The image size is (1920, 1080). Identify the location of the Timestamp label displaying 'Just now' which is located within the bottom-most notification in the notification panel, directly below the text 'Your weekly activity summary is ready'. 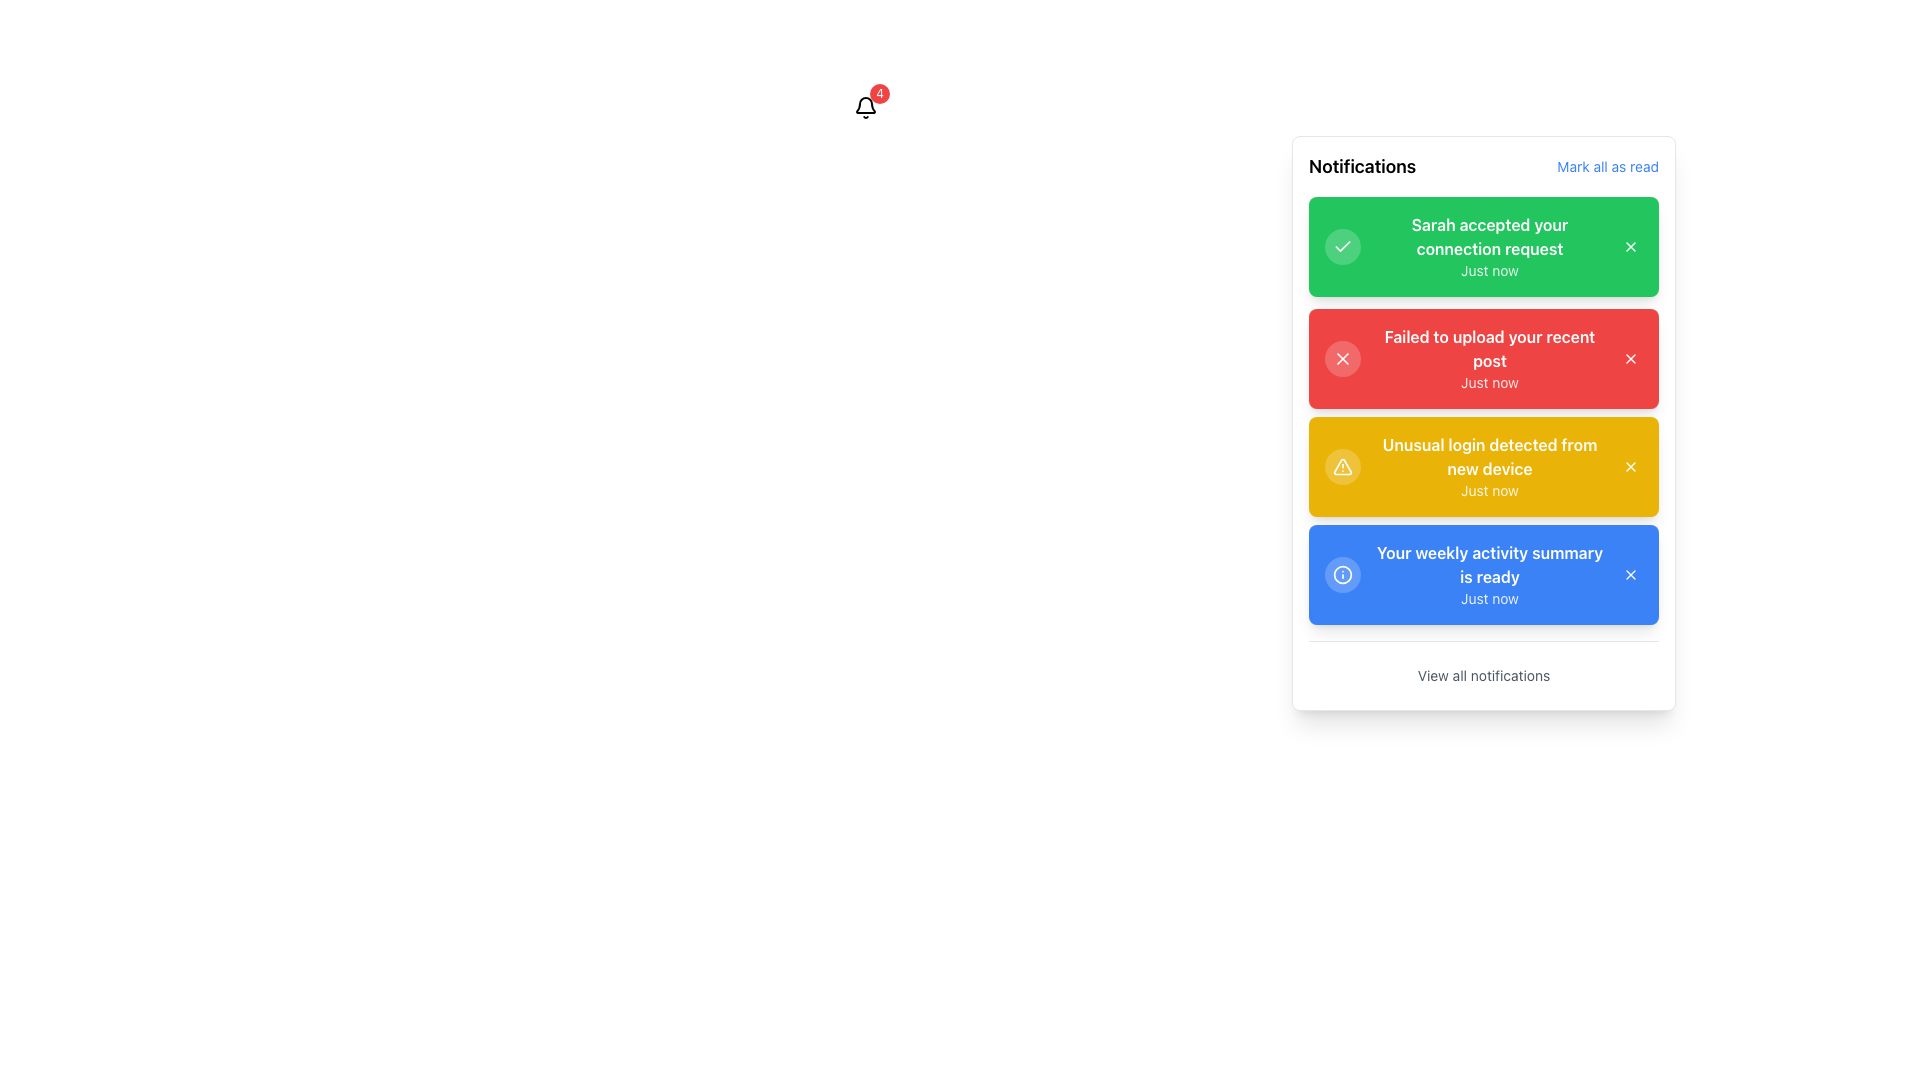
(1489, 597).